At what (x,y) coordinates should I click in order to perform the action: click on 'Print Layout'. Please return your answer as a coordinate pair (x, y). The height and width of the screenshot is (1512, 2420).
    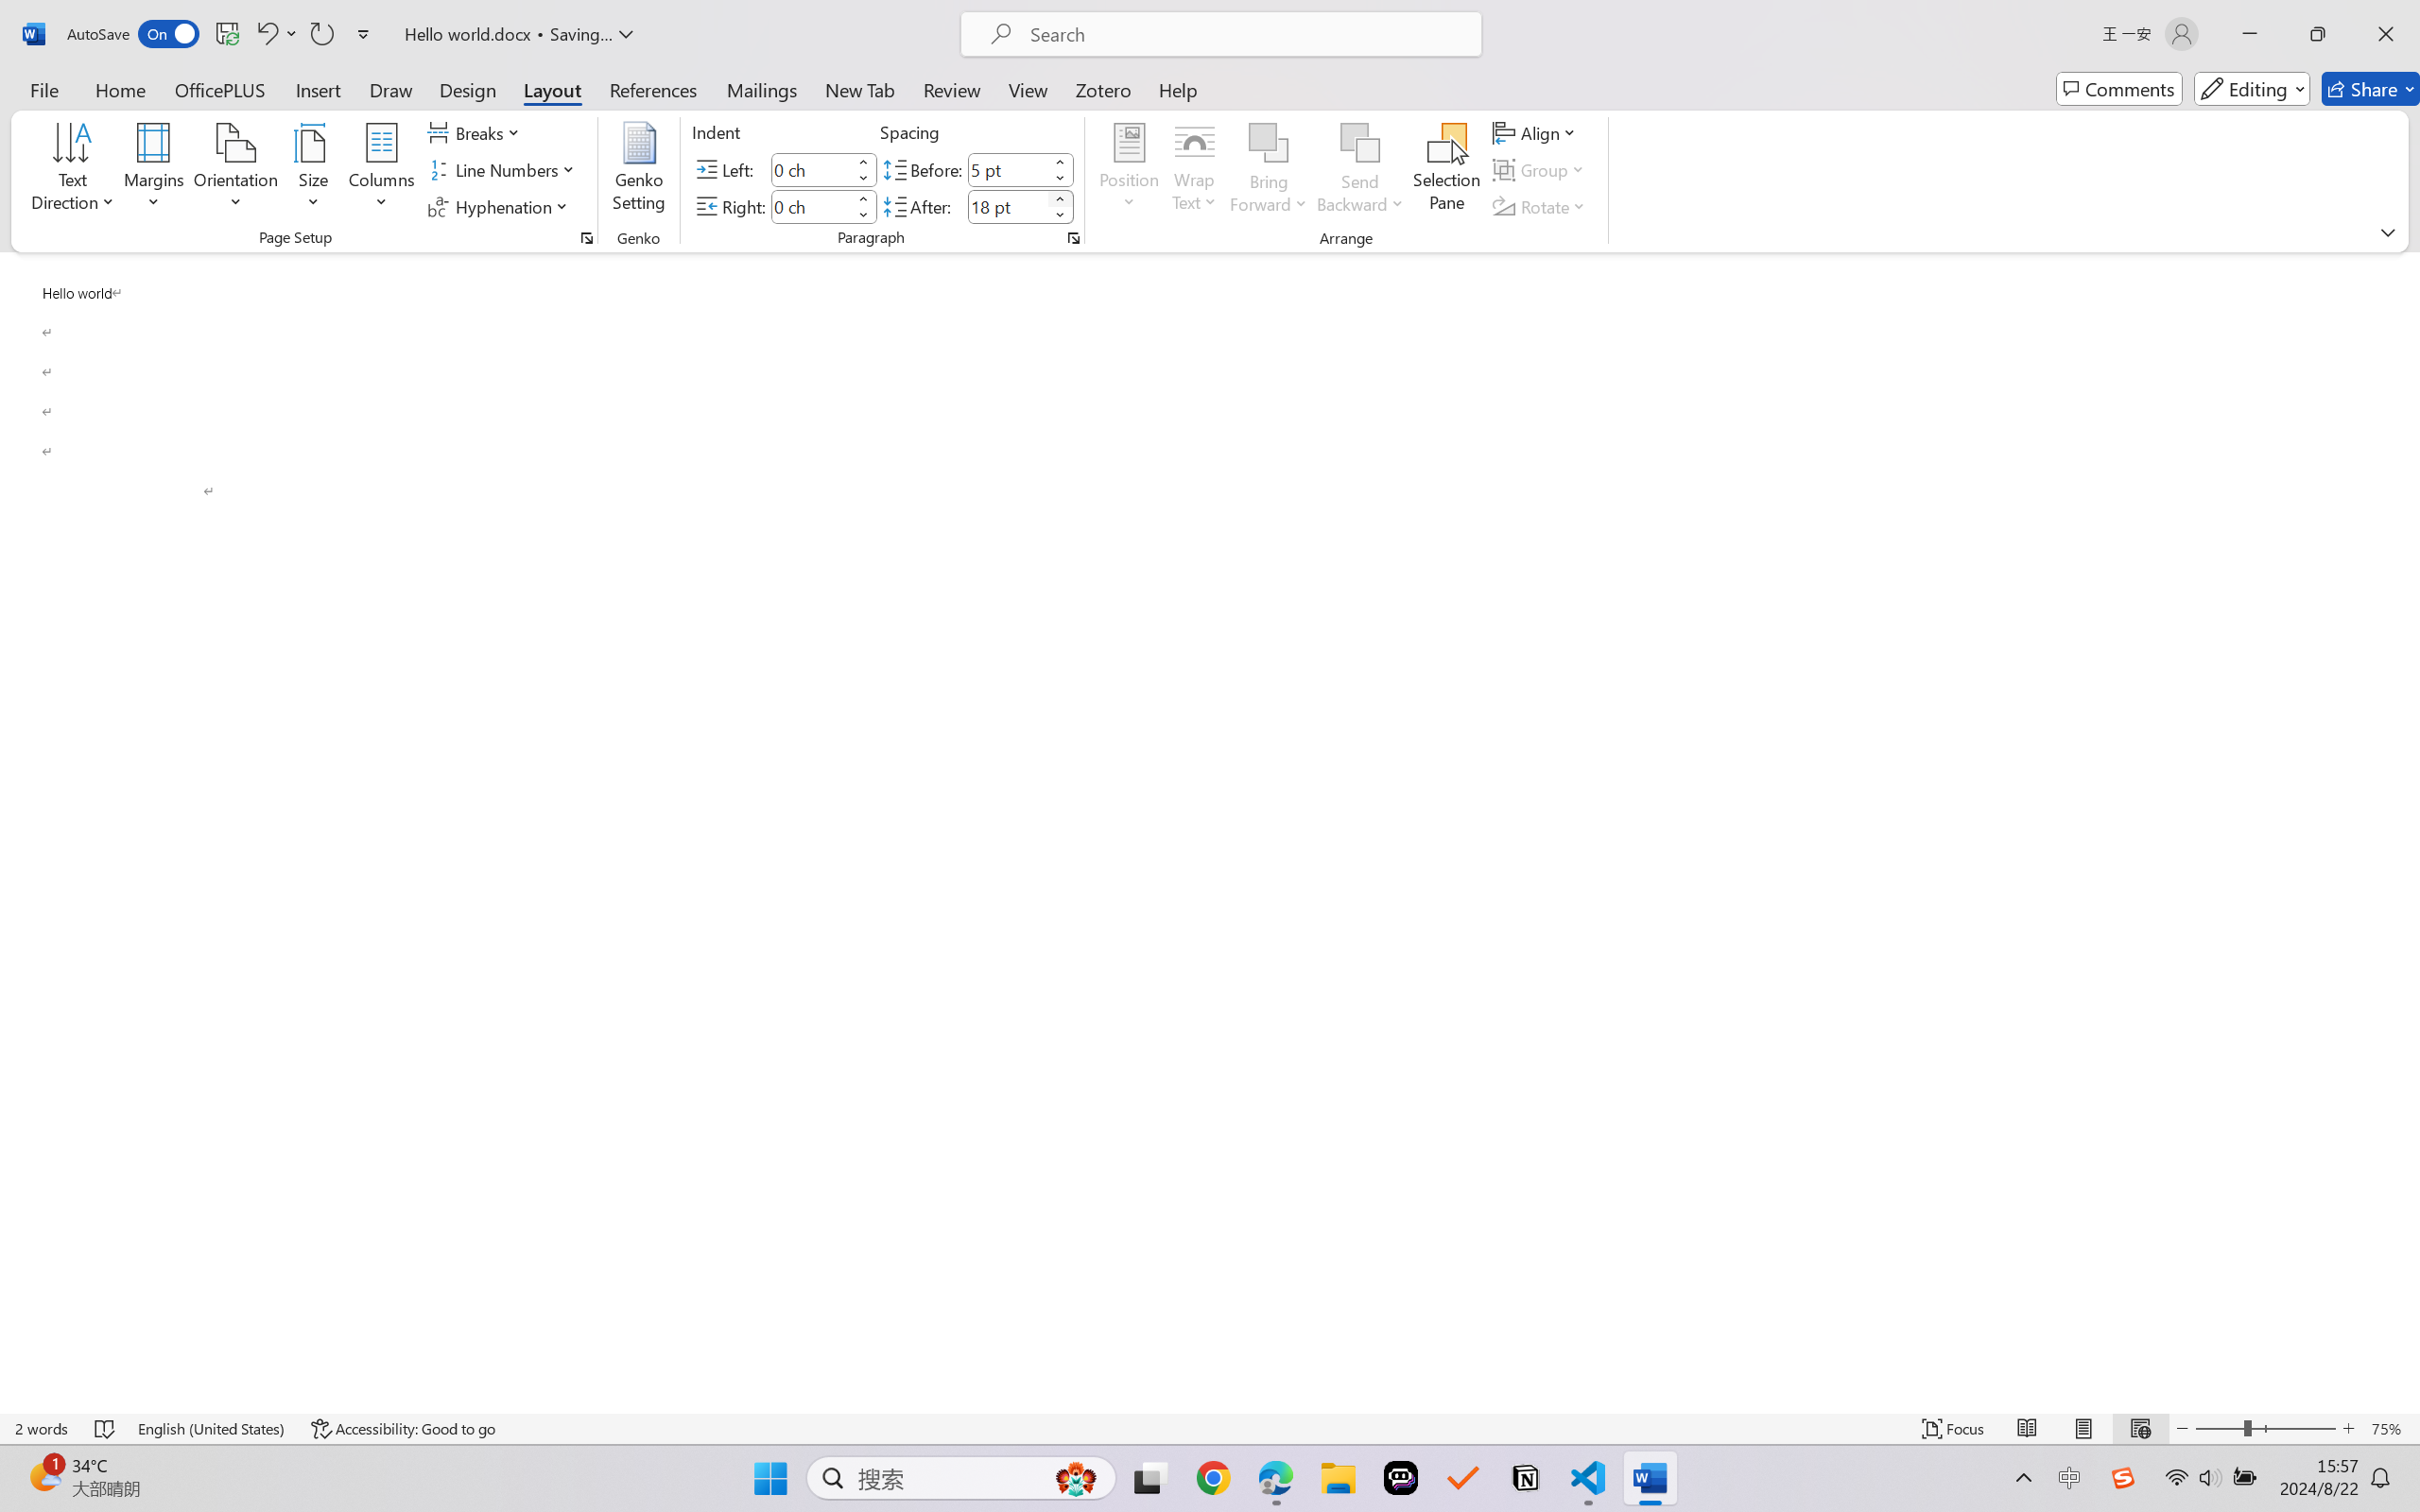
    Looking at the image, I should click on (2083, 1428).